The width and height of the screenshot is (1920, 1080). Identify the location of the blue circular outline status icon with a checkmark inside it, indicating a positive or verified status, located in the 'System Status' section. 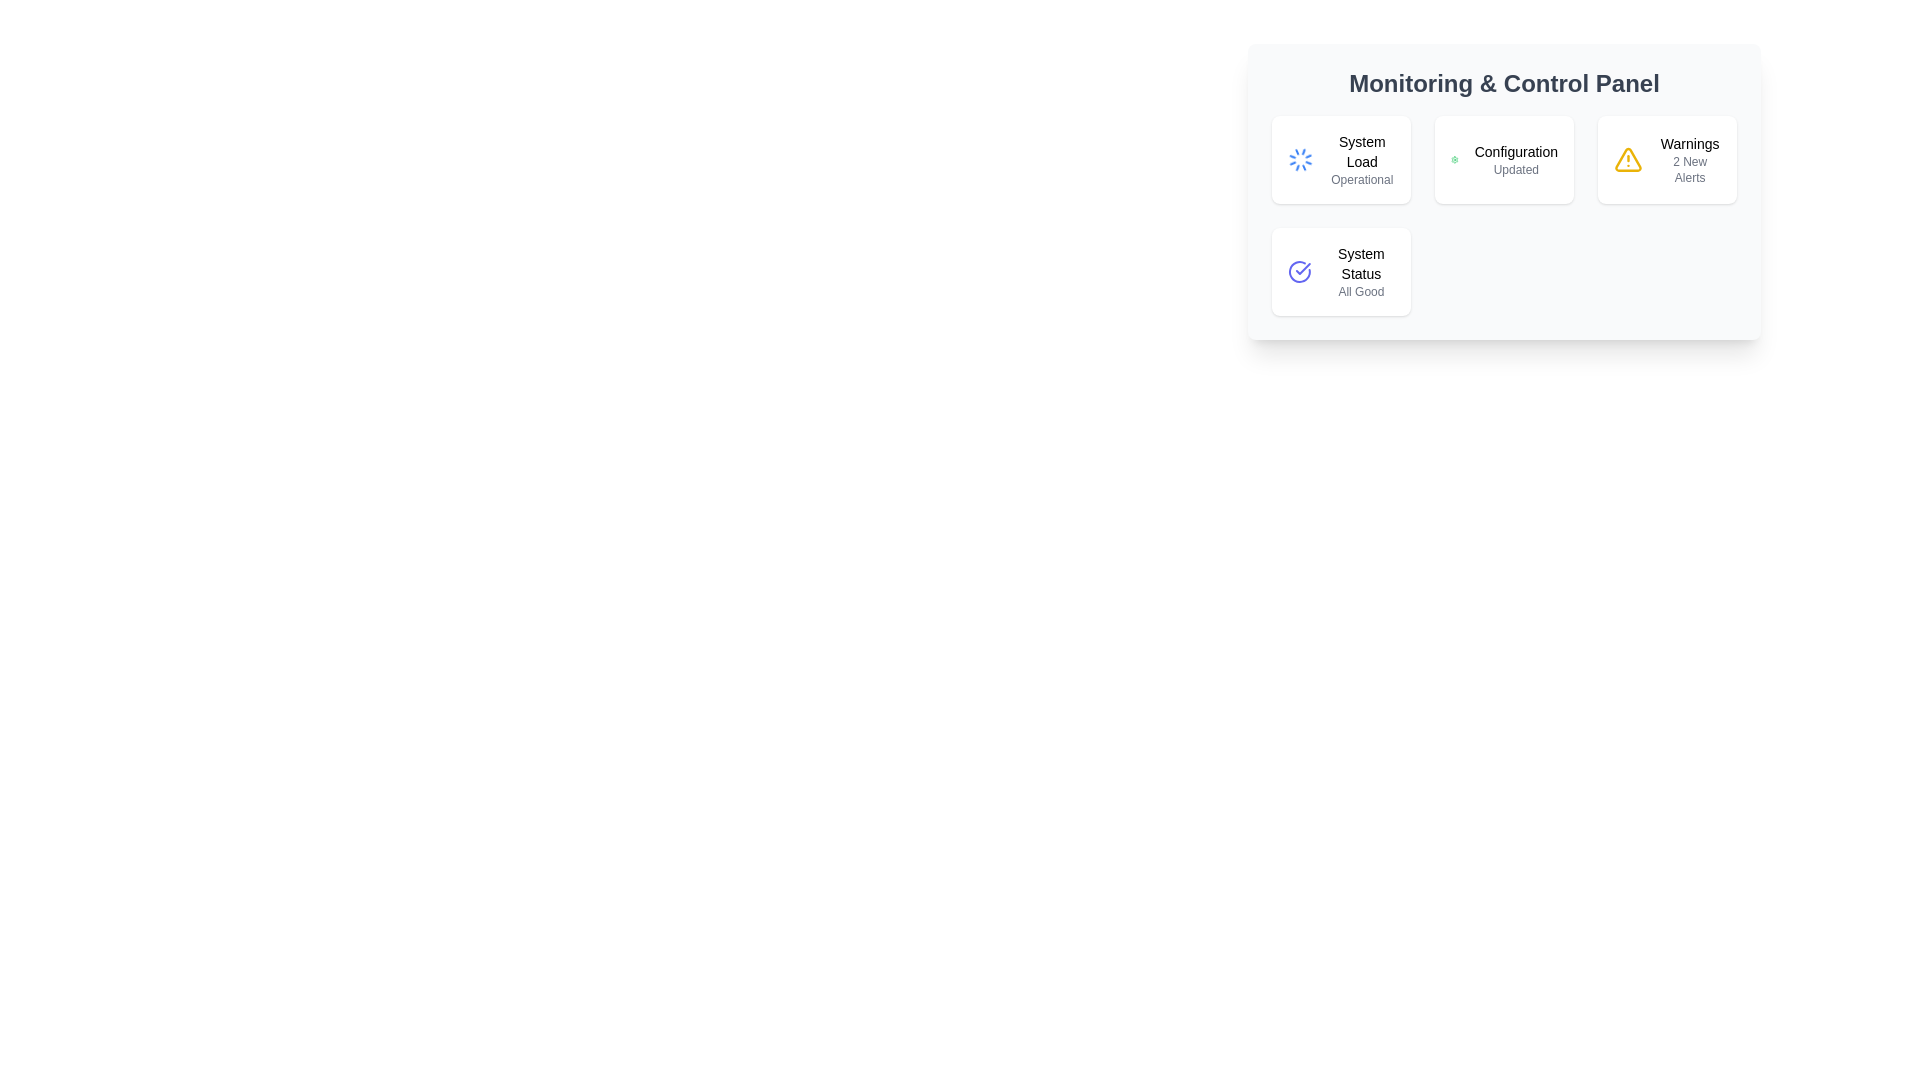
(1299, 272).